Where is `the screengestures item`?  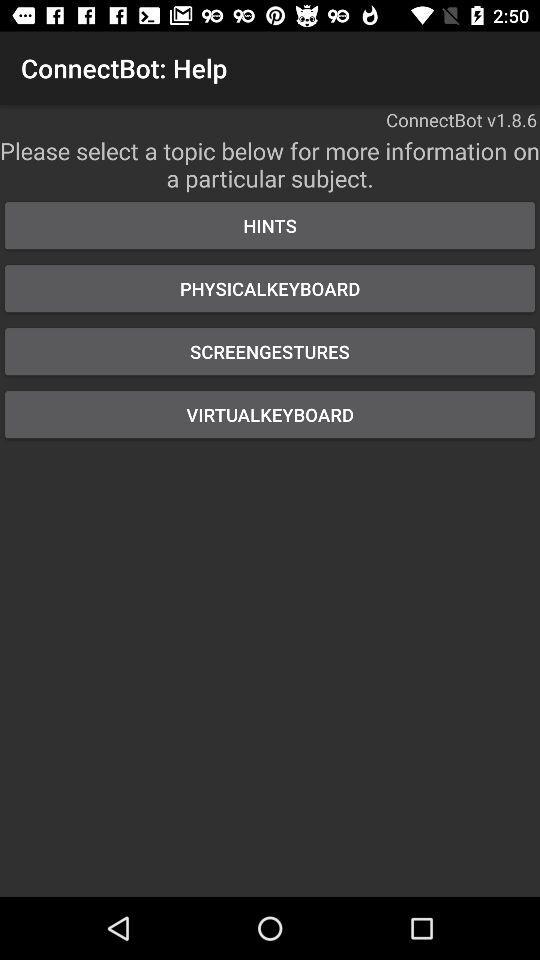
the screengestures item is located at coordinates (270, 351).